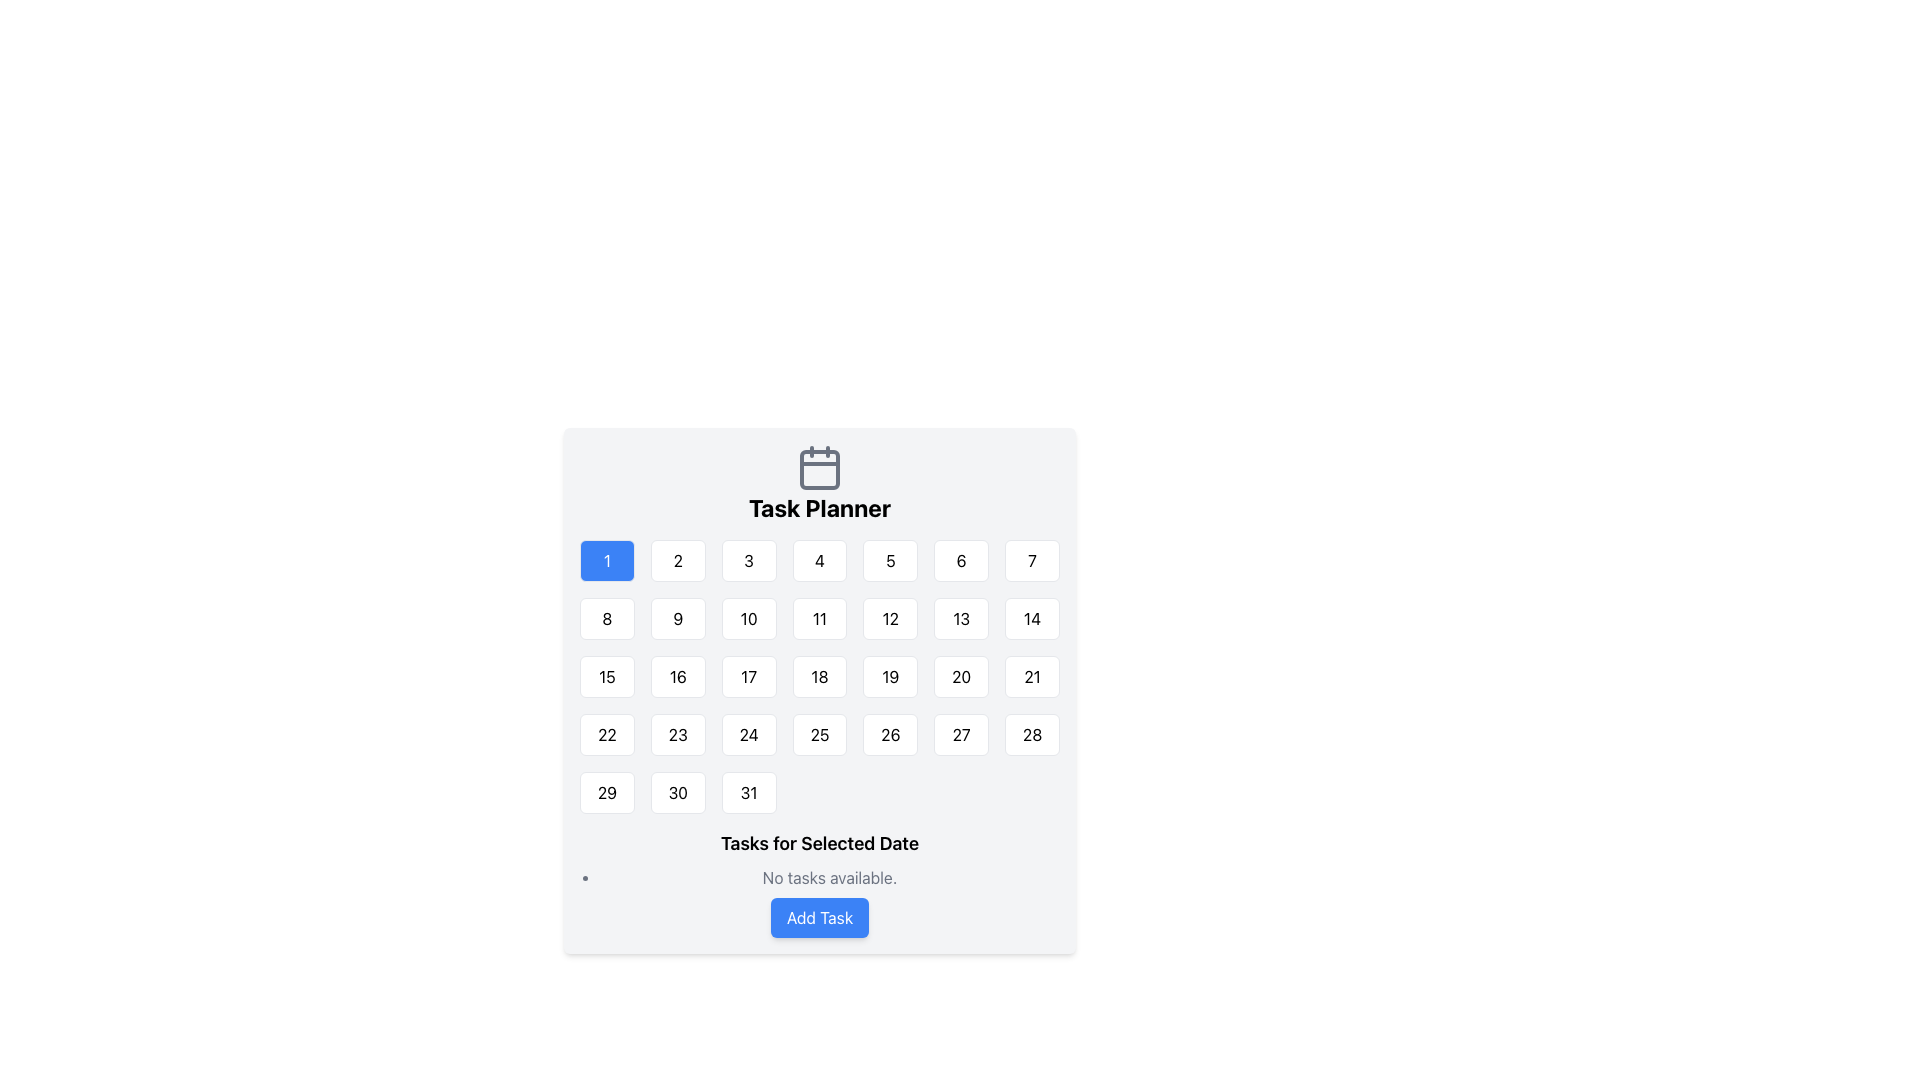  I want to click on the button representing the 25th day in the Task Planner calendar interface, so click(820, 735).